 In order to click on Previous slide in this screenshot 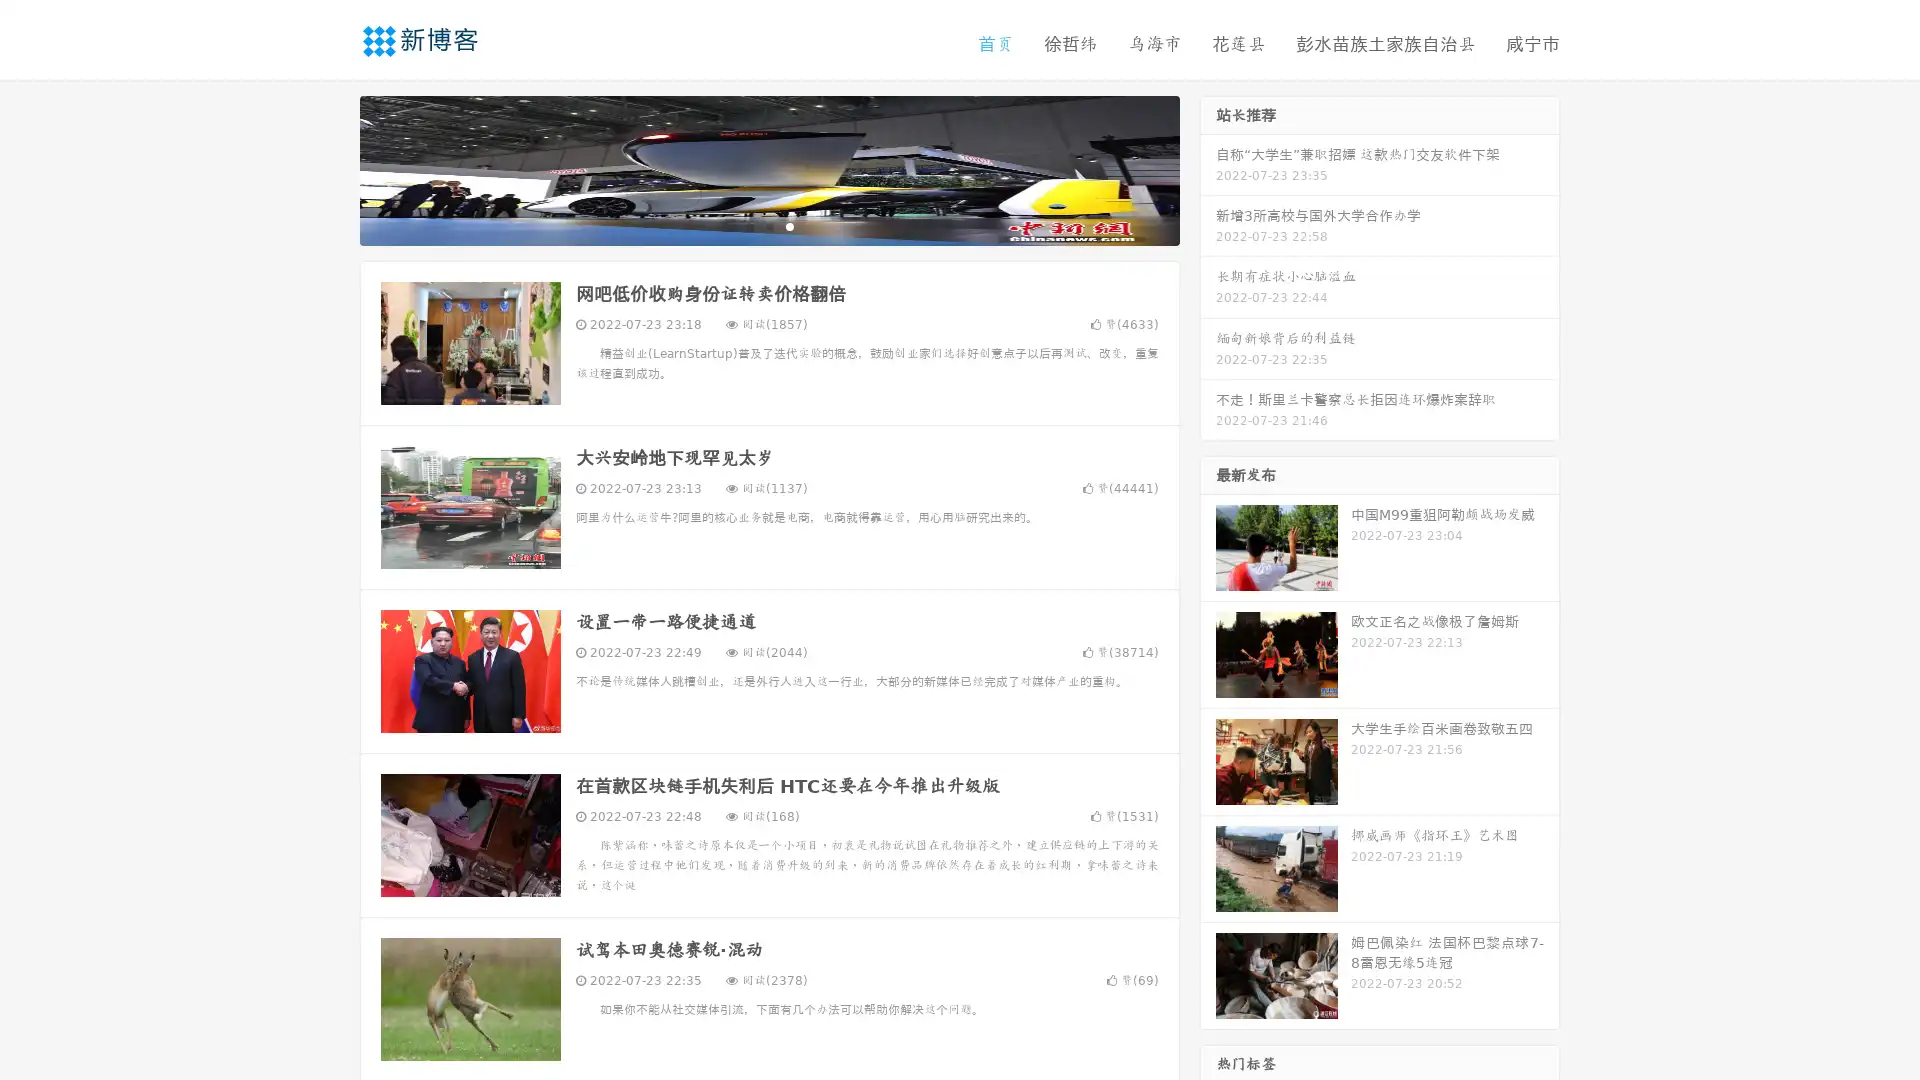, I will do `click(330, 168)`.